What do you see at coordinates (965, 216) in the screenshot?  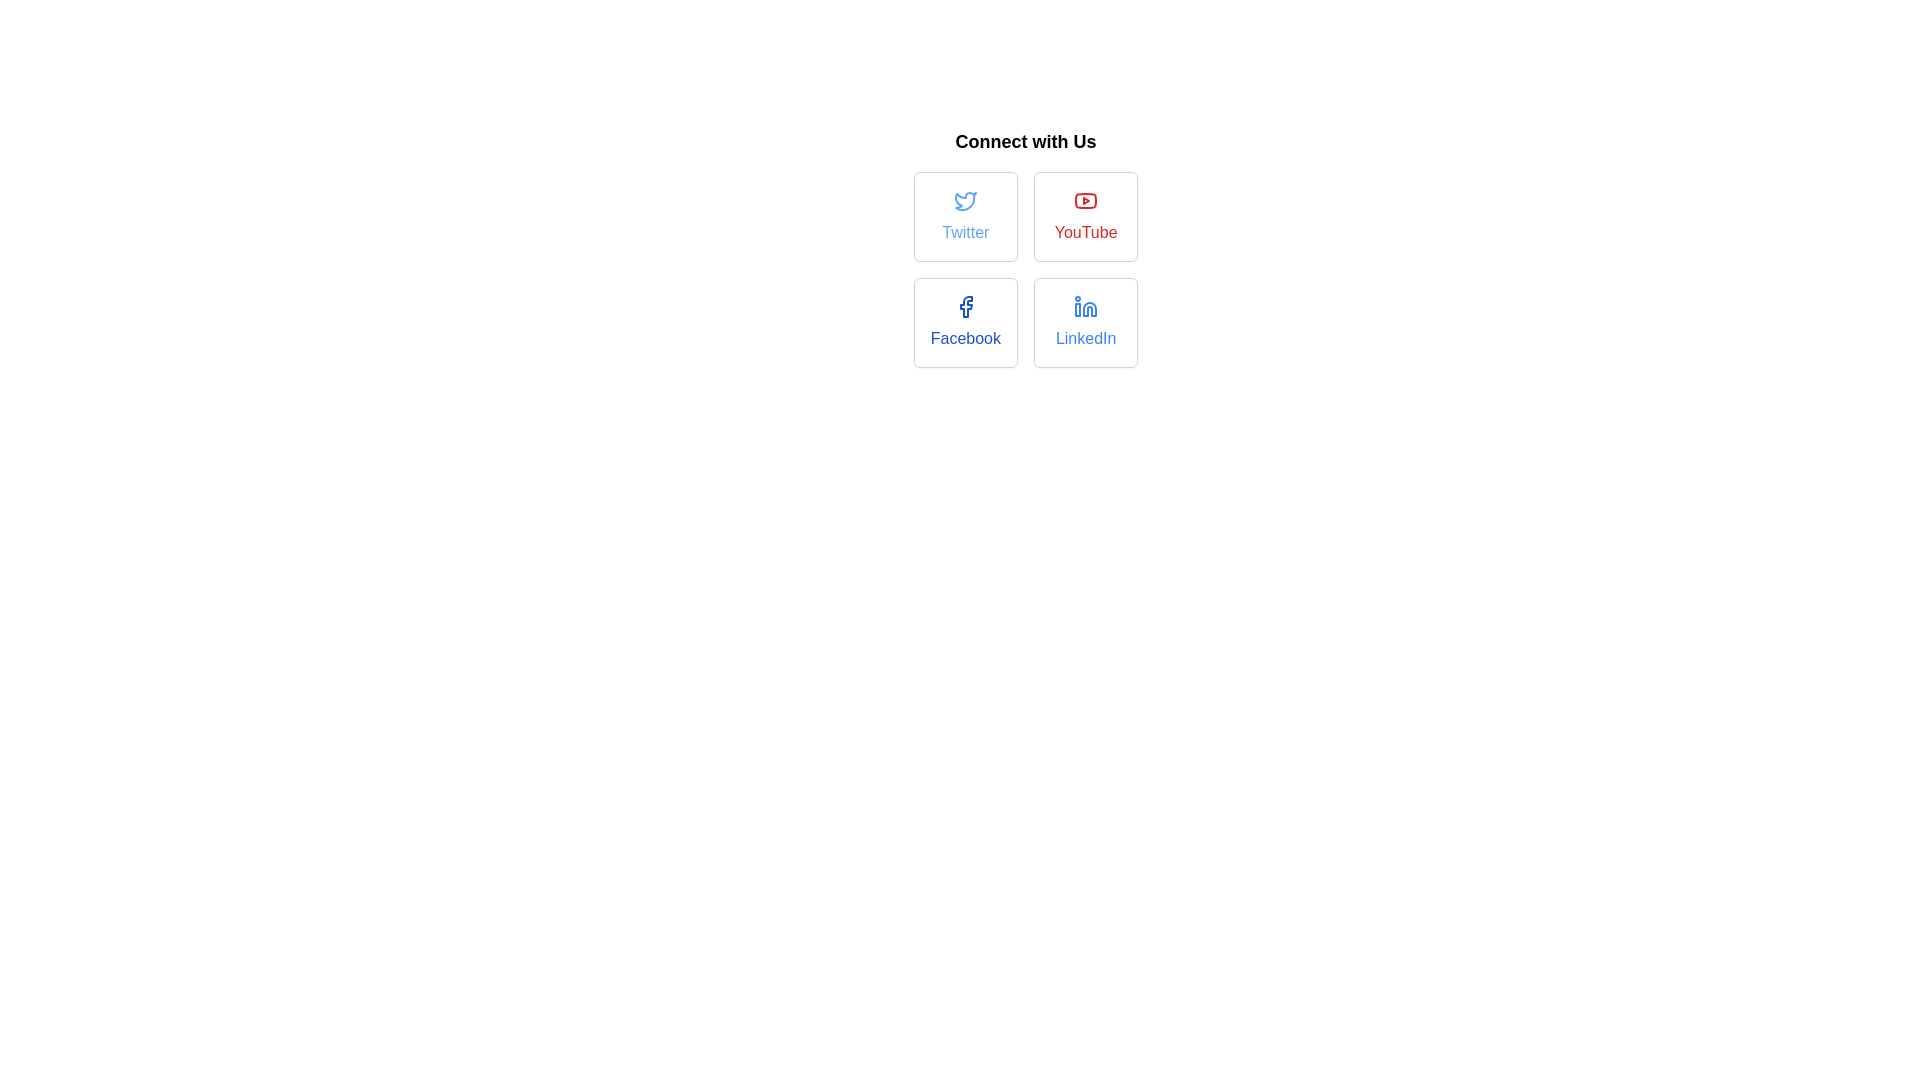 I see `the Twitter button located in the top-left corner of the grid layout` at bounding box center [965, 216].